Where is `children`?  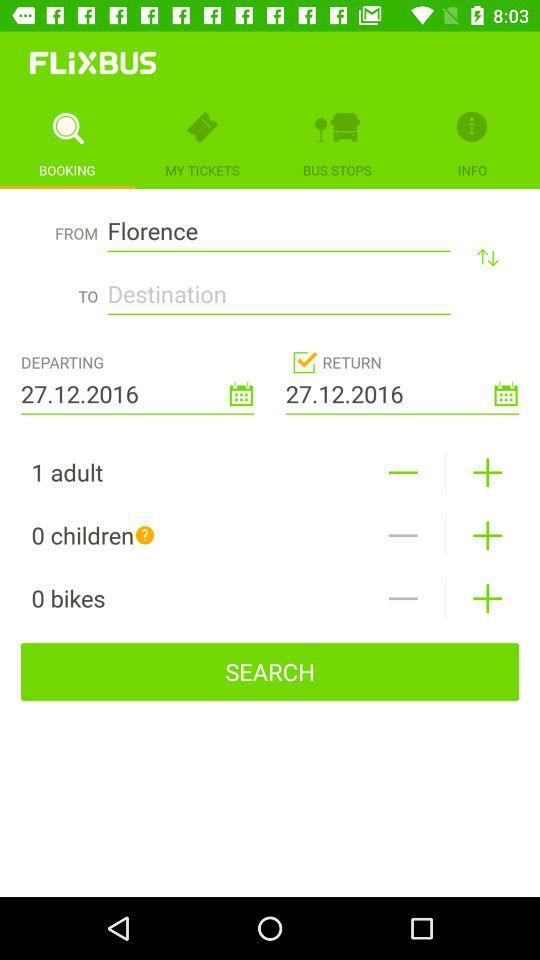 children is located at coordinates (486, 534).